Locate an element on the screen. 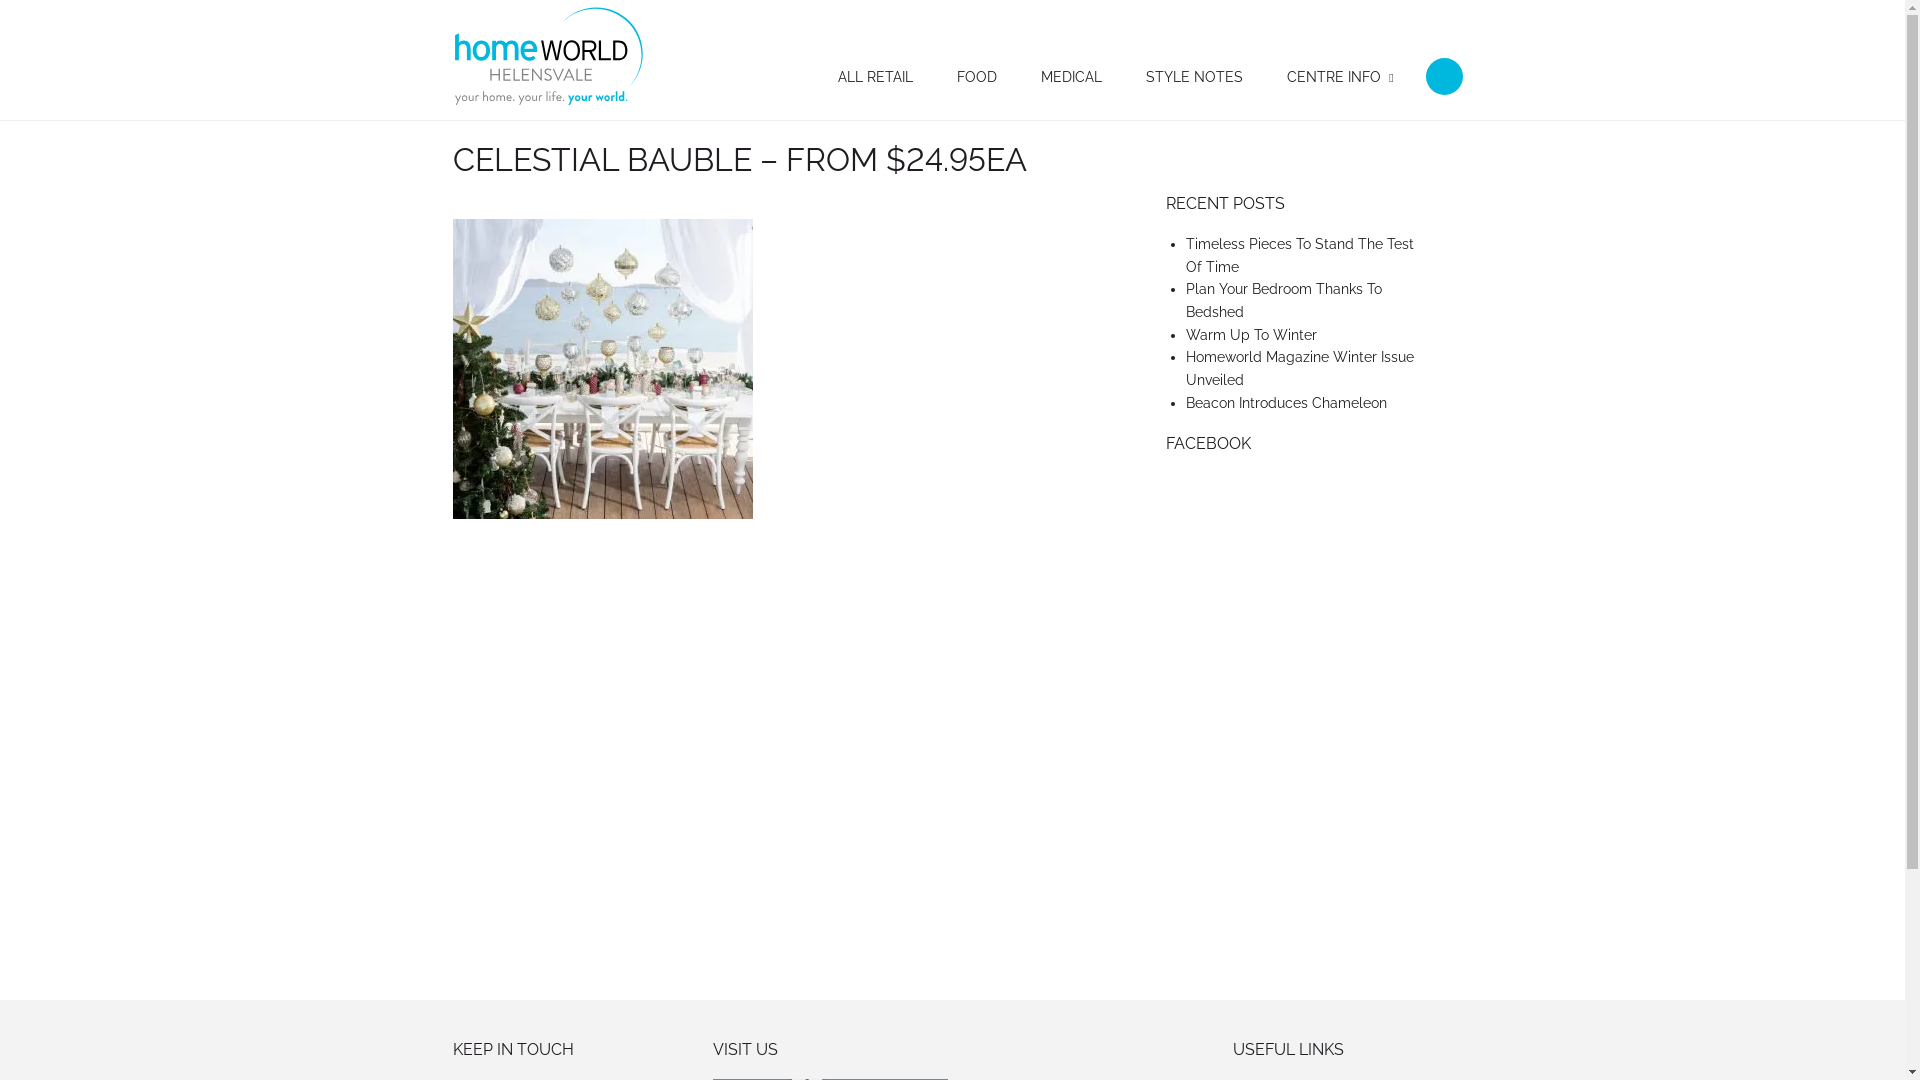 The image size is (1920, 1080). 'Homeworld Magazine Winter Issue Unveiled' is located at coordinates (1185, 368).